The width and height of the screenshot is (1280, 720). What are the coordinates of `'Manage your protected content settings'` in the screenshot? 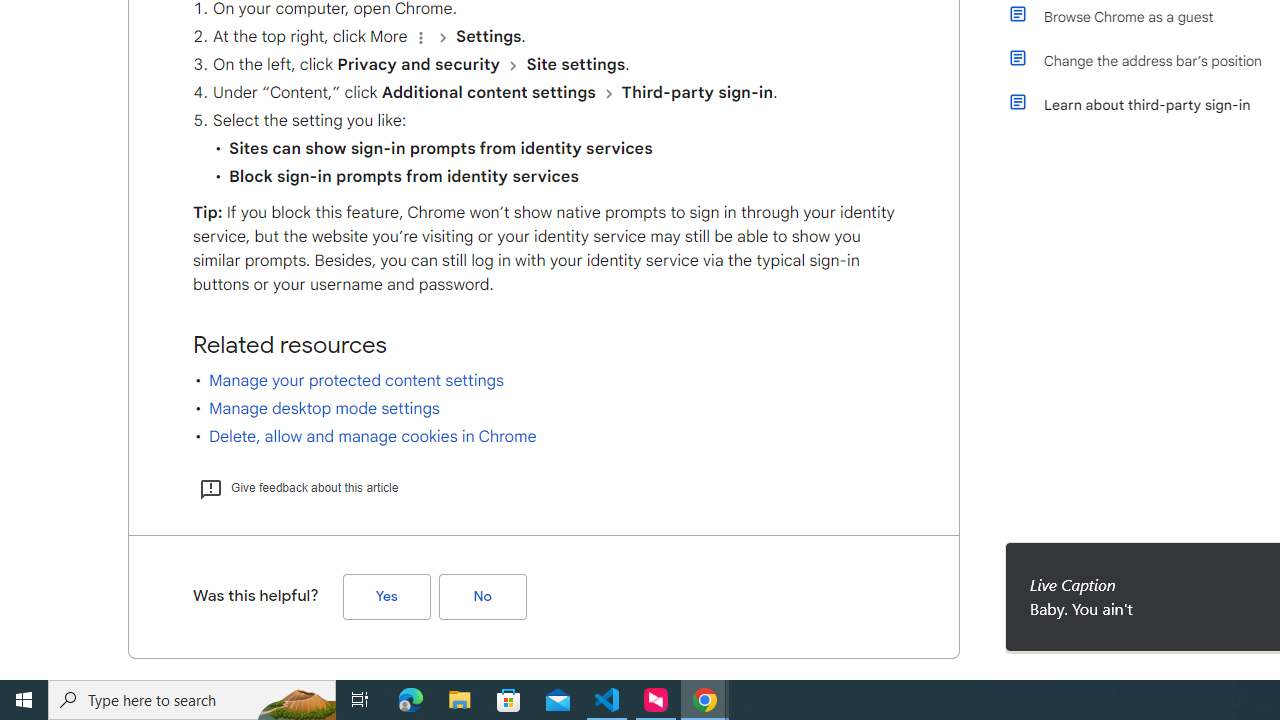 It's located at (356, 380).